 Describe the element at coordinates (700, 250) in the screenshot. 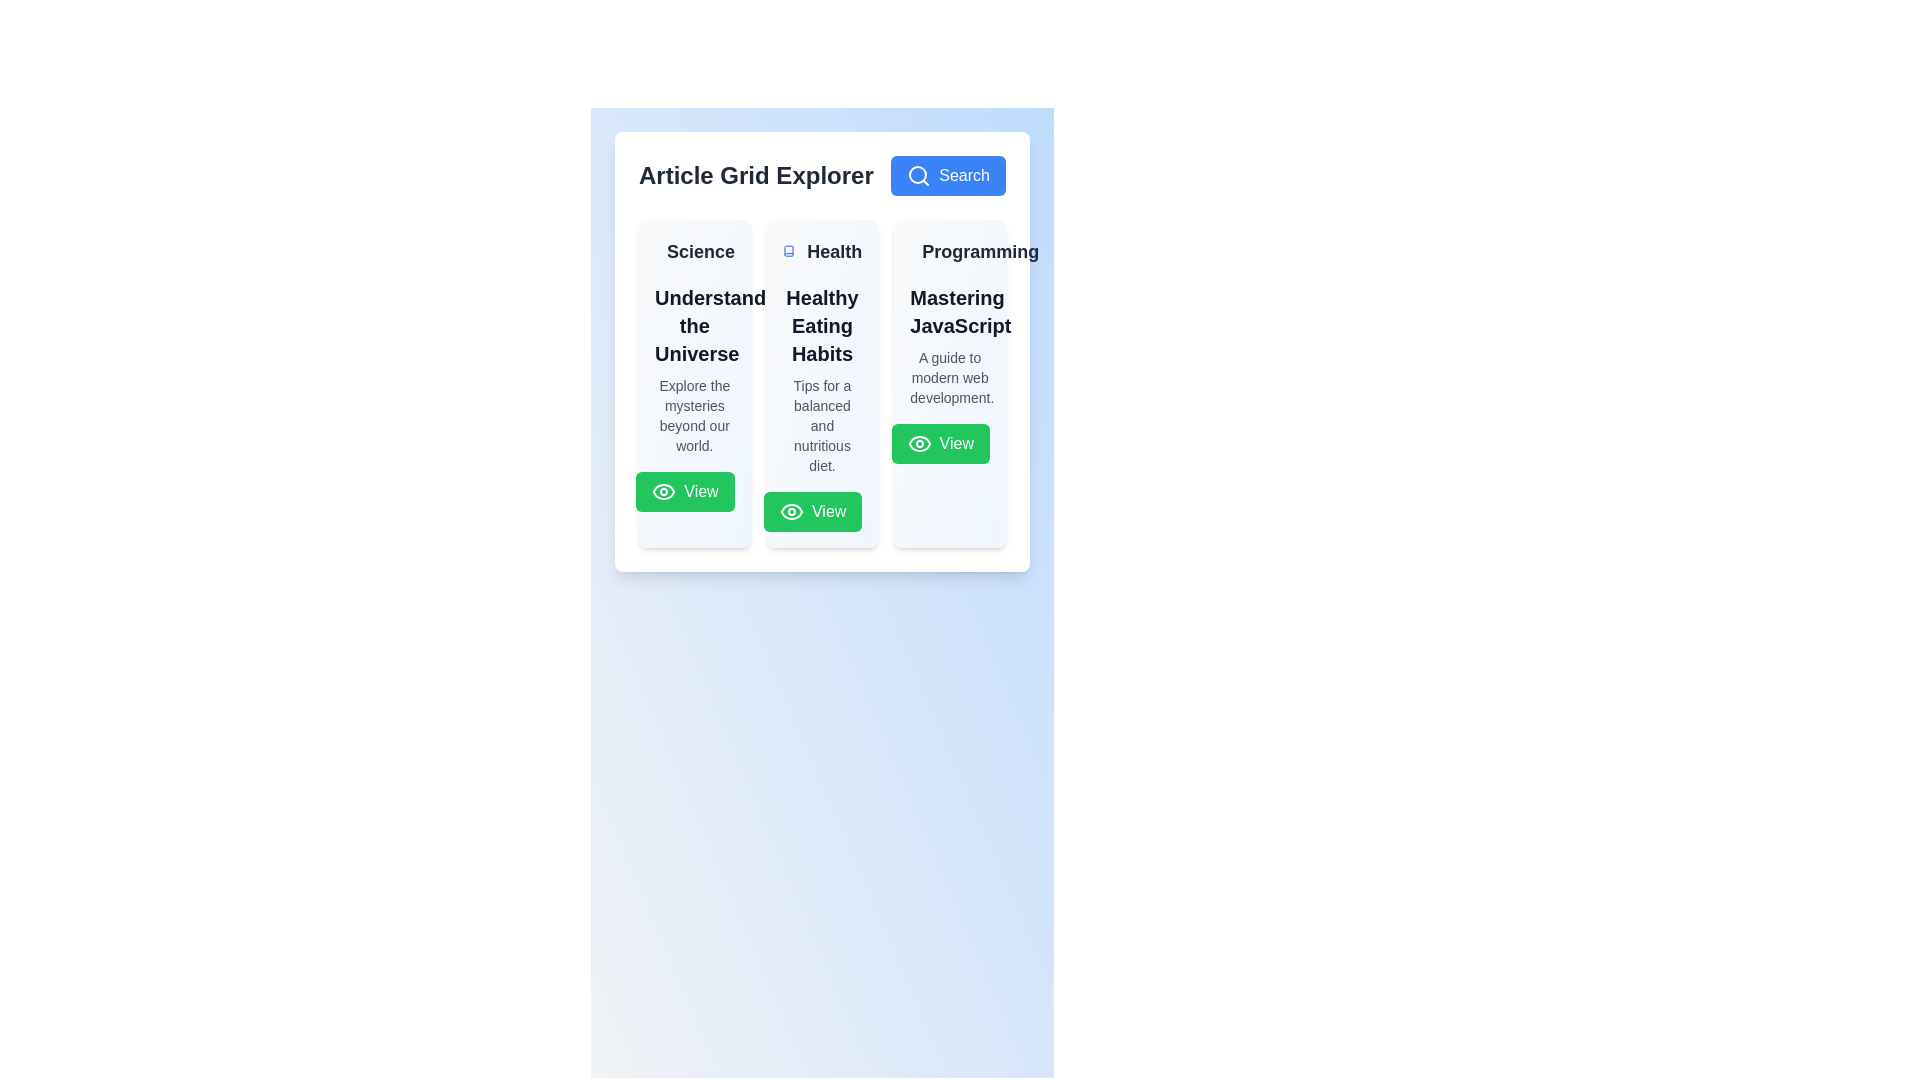

I see `the 'Science' text label, which is styled in bold and larger size, located at the top-left corner of the first card in the grid, serving as the category label for the card titled 'Understand the Universe'` at that location.